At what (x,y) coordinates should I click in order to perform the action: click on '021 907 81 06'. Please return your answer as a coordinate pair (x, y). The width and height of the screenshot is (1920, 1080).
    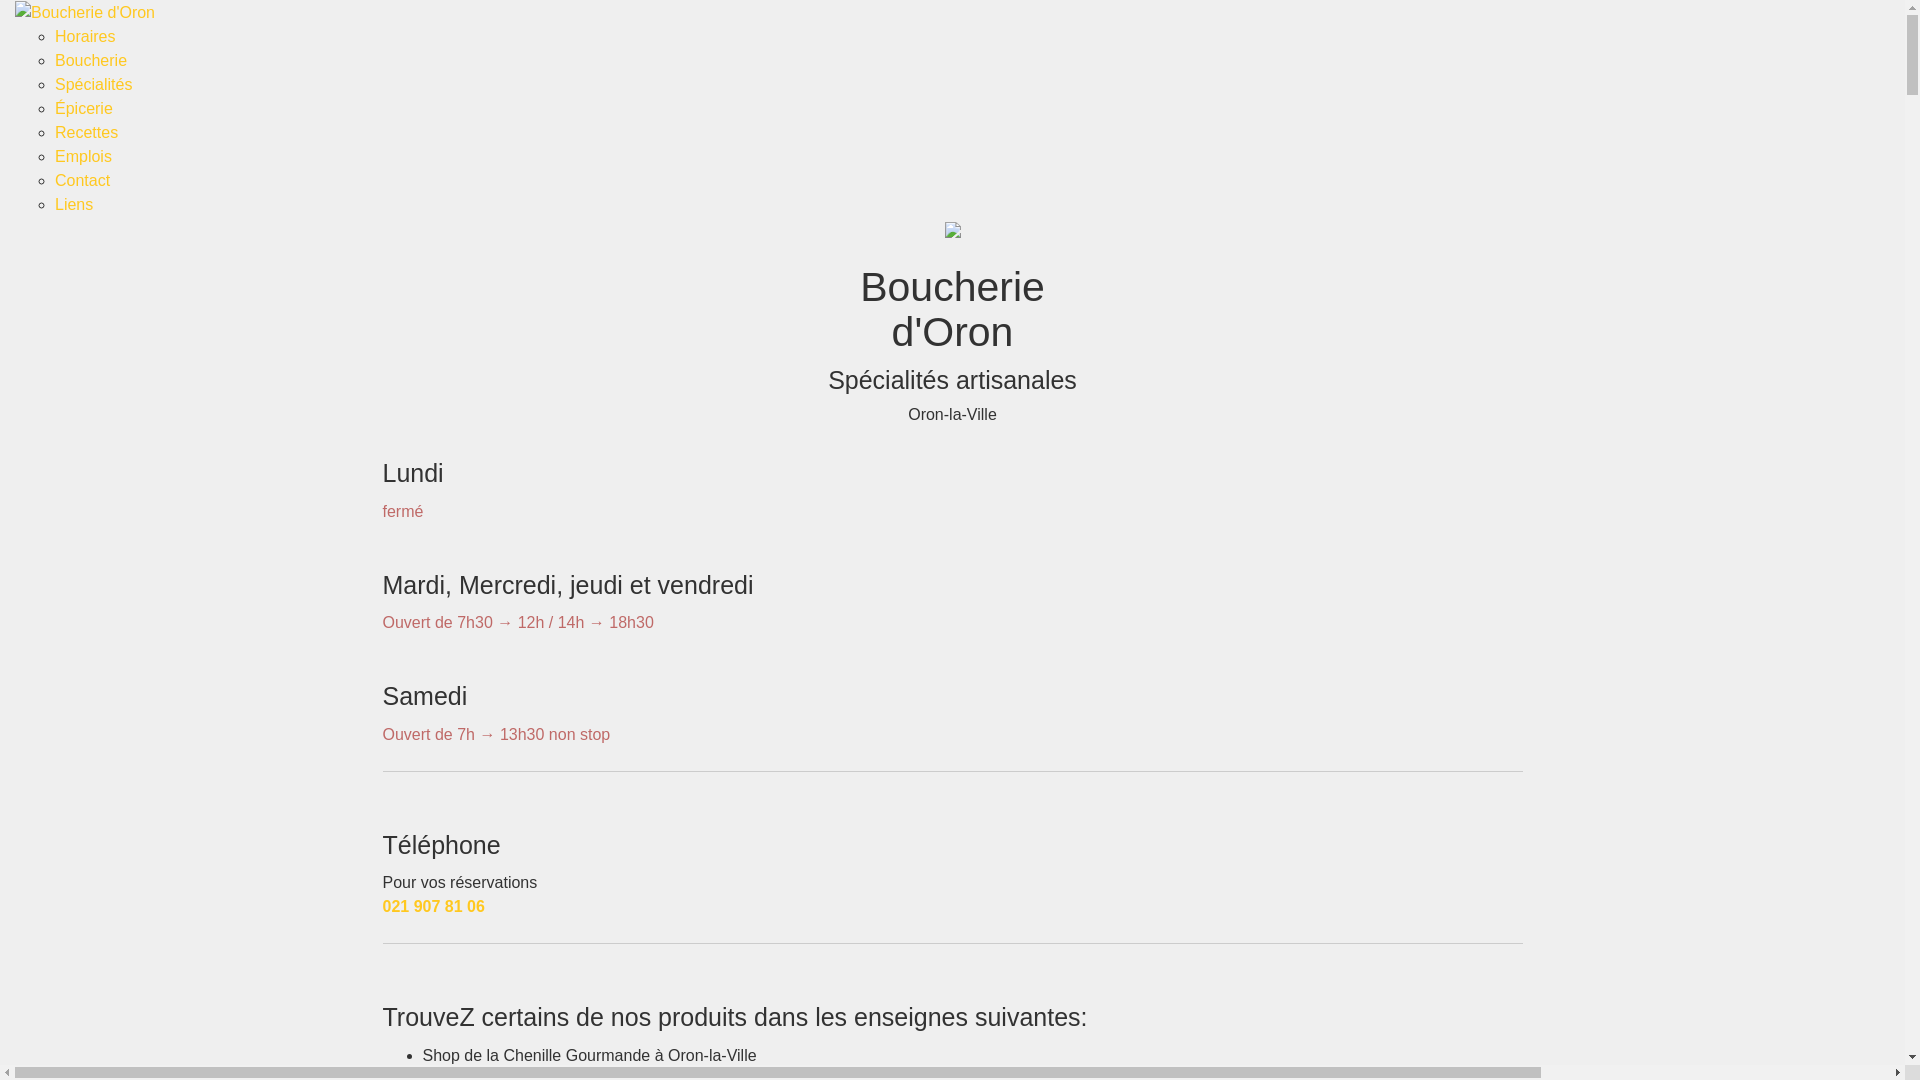
    Looking at the image, I should click on (431, 906).